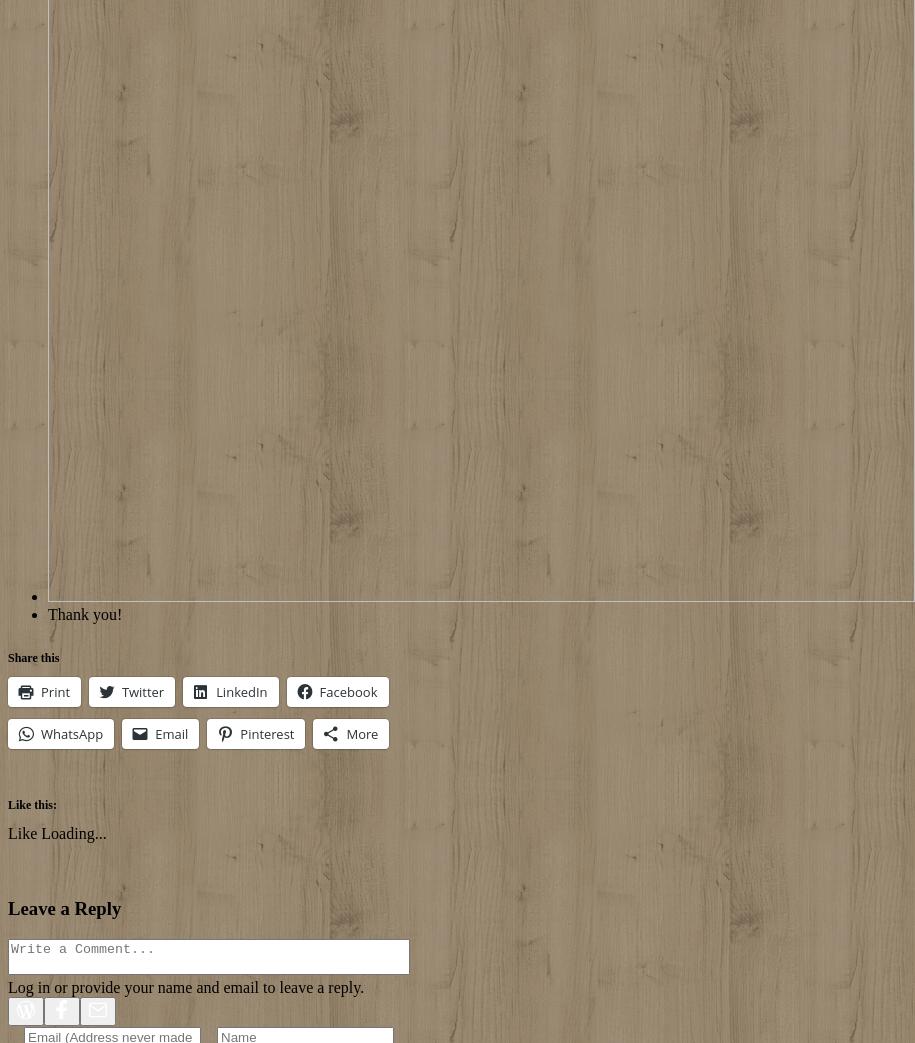 The height and width of the screenshot is (1043, 915). Describe the element at coordinates (40, 832) in the screenshot. I see `'Loading...'` at that location.